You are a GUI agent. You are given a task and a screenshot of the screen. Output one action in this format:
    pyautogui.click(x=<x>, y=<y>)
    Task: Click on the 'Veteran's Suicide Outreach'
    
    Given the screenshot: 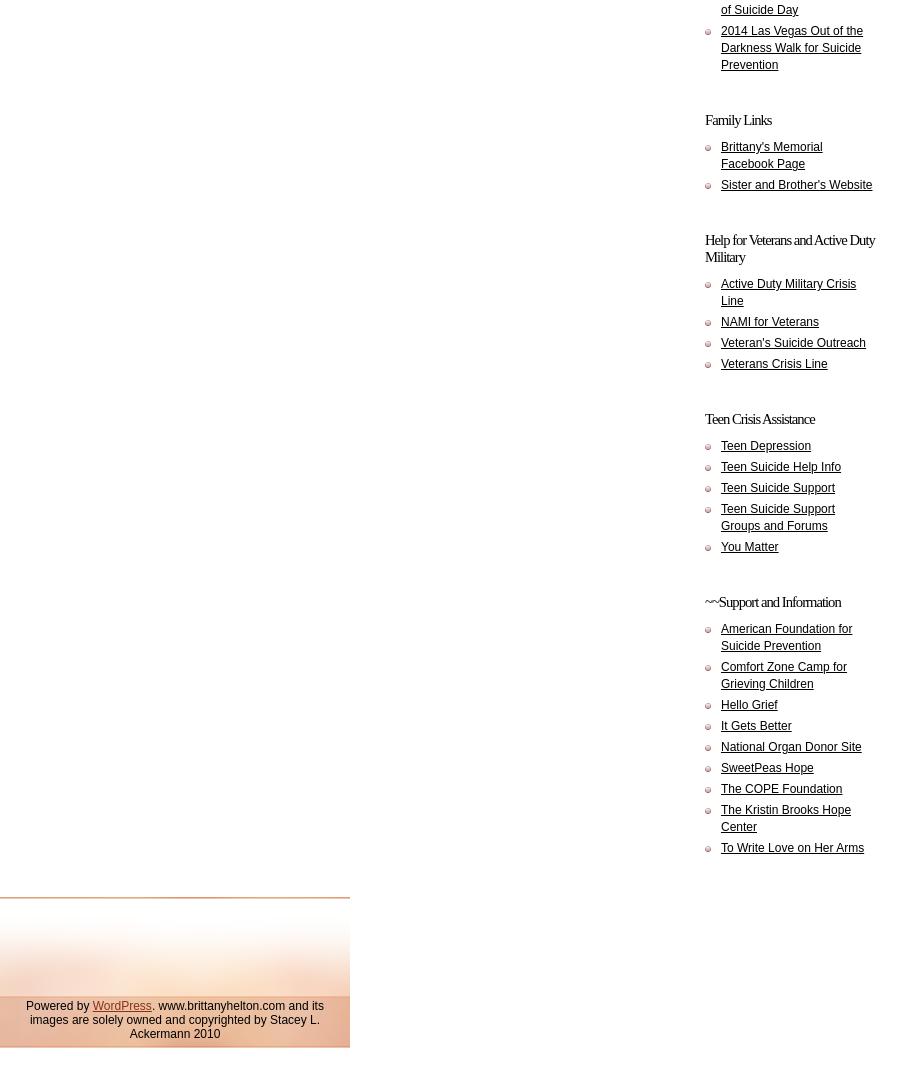 What is the action you would take?
    pyautogui.click(x=793, y=343)
    